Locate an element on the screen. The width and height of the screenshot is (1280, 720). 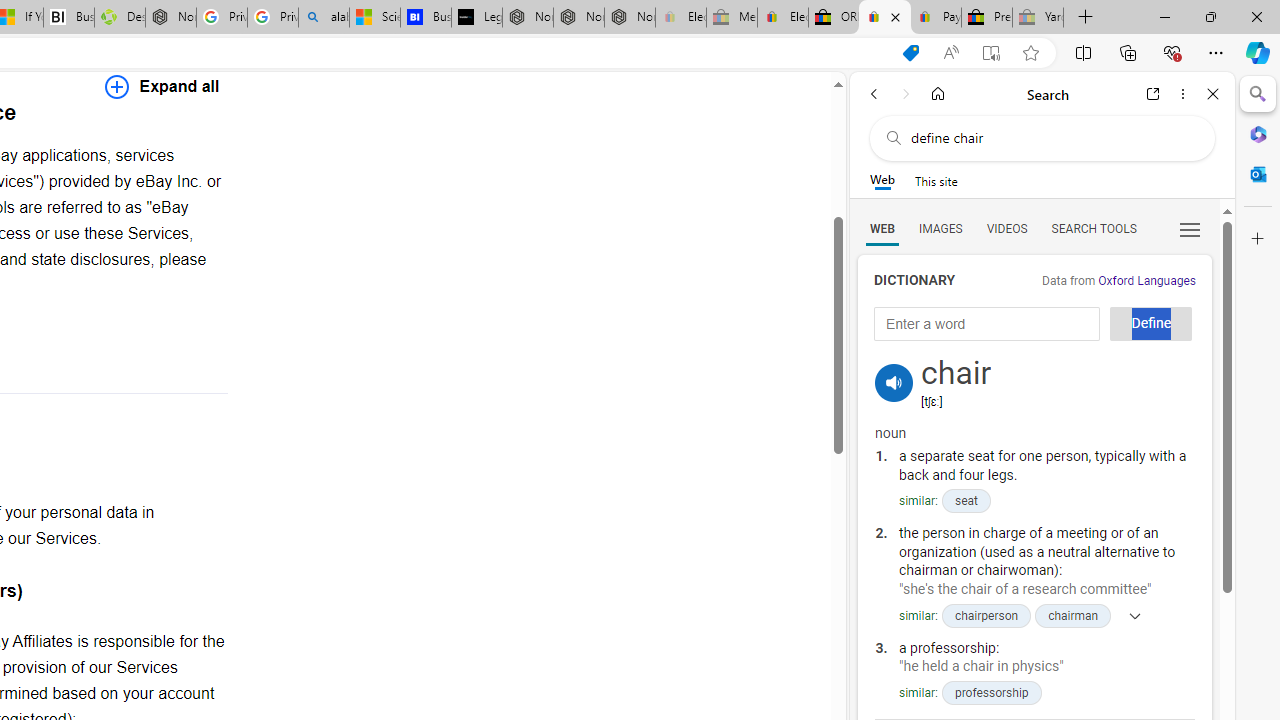
'Nordace - My Account' is located at coordinates (170, 17).